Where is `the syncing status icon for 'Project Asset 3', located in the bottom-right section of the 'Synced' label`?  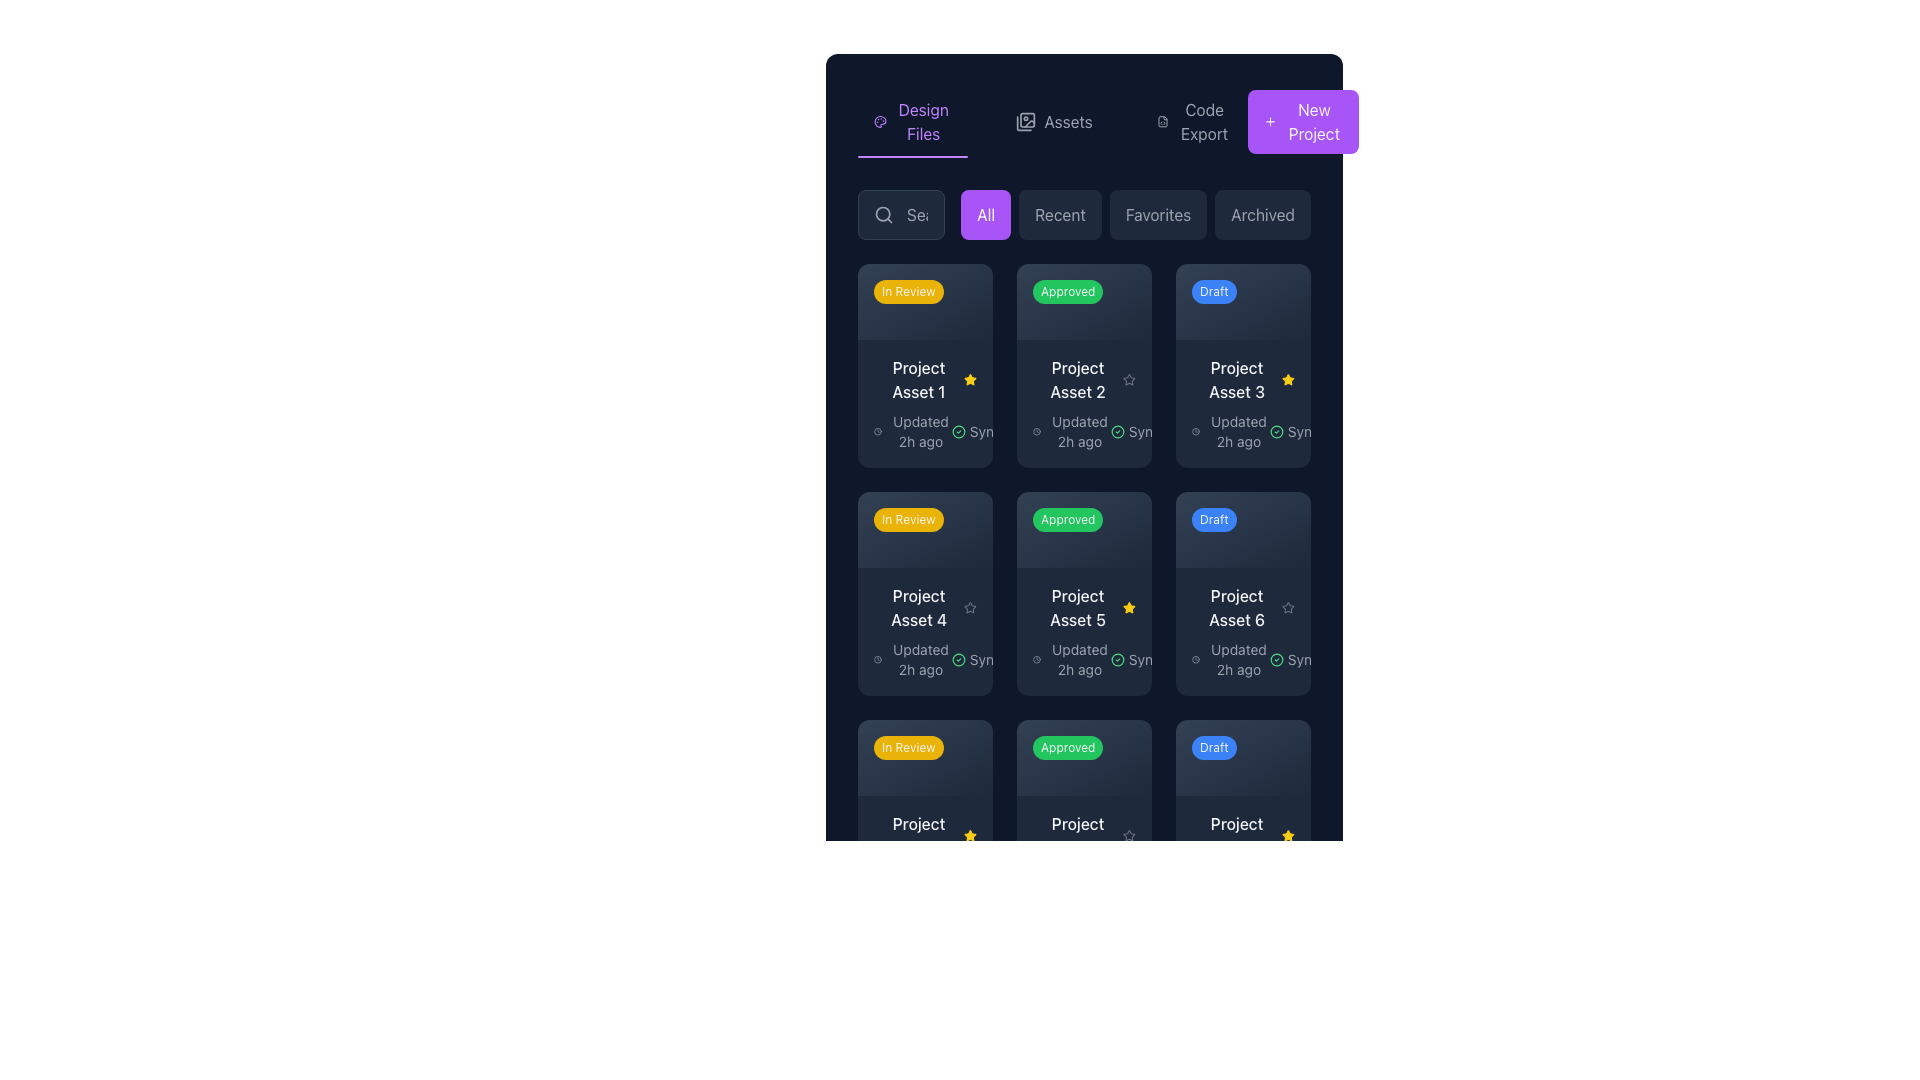 the syncing status icon for 'Project Asset 3', located in the bottom-right section of the 'Synced' label is located at coordinates (1275, 430).